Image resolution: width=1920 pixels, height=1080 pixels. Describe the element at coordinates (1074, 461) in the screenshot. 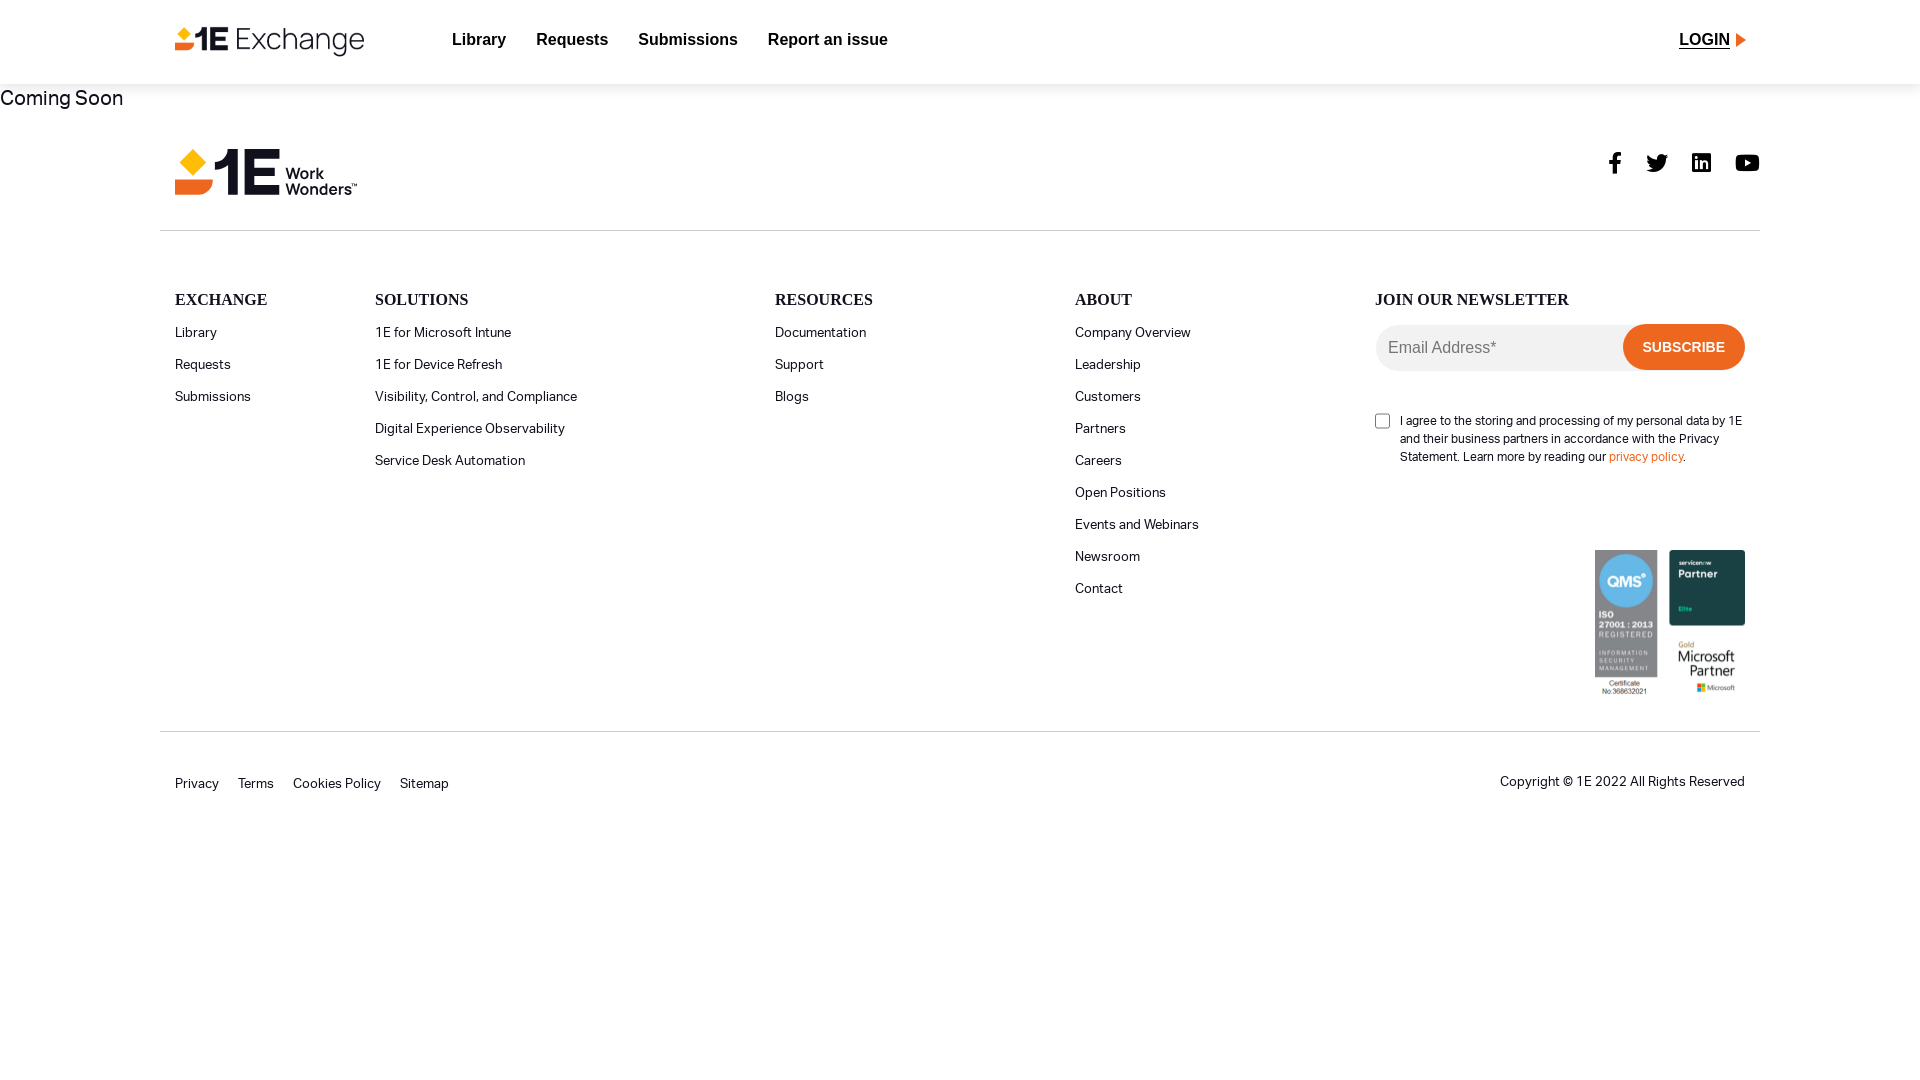

I see `'Careers'` at that location.